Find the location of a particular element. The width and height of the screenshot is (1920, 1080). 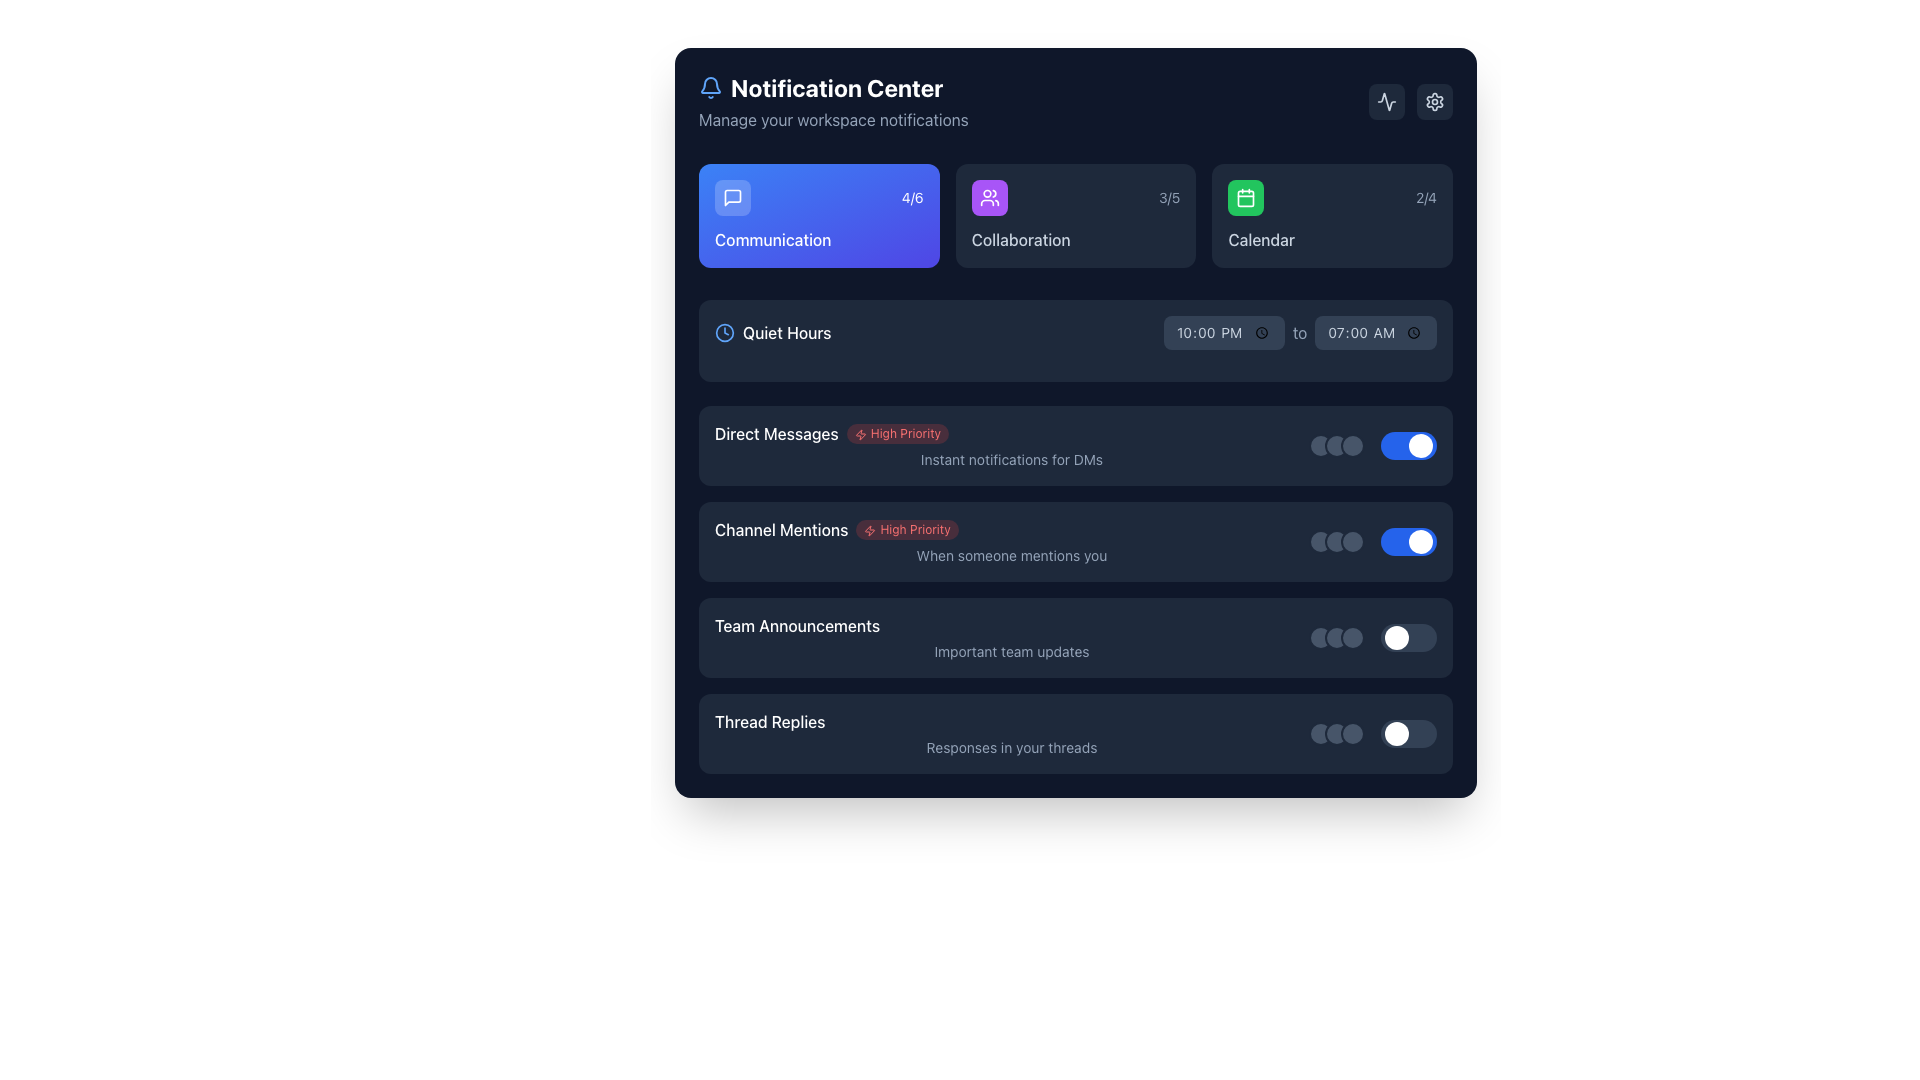

the decorative element within the SVG structure of the calendar icon is located at coordinates (1245, 198).